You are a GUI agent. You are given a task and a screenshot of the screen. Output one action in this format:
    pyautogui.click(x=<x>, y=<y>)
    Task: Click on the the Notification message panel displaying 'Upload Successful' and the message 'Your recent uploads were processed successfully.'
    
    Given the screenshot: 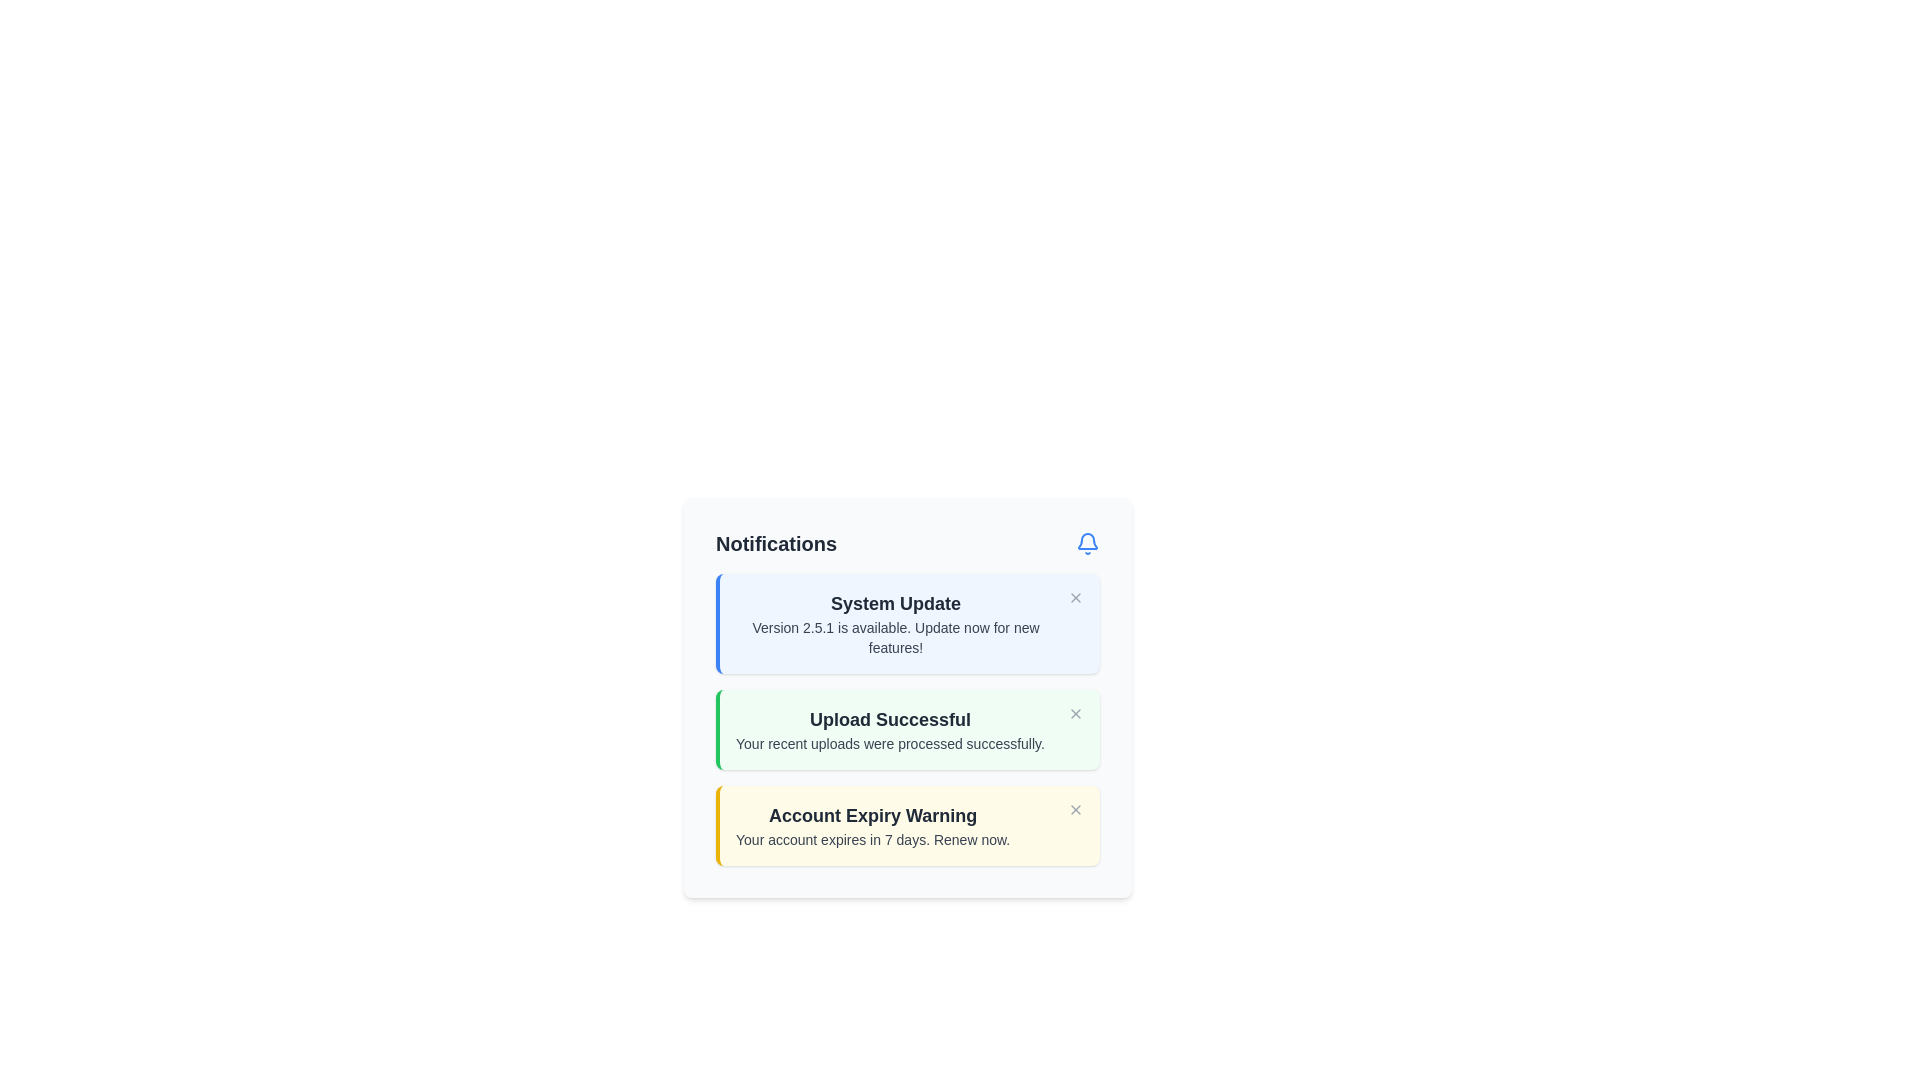 What is the action you would take?
    pyautogui.click(x=906, y=720)
    